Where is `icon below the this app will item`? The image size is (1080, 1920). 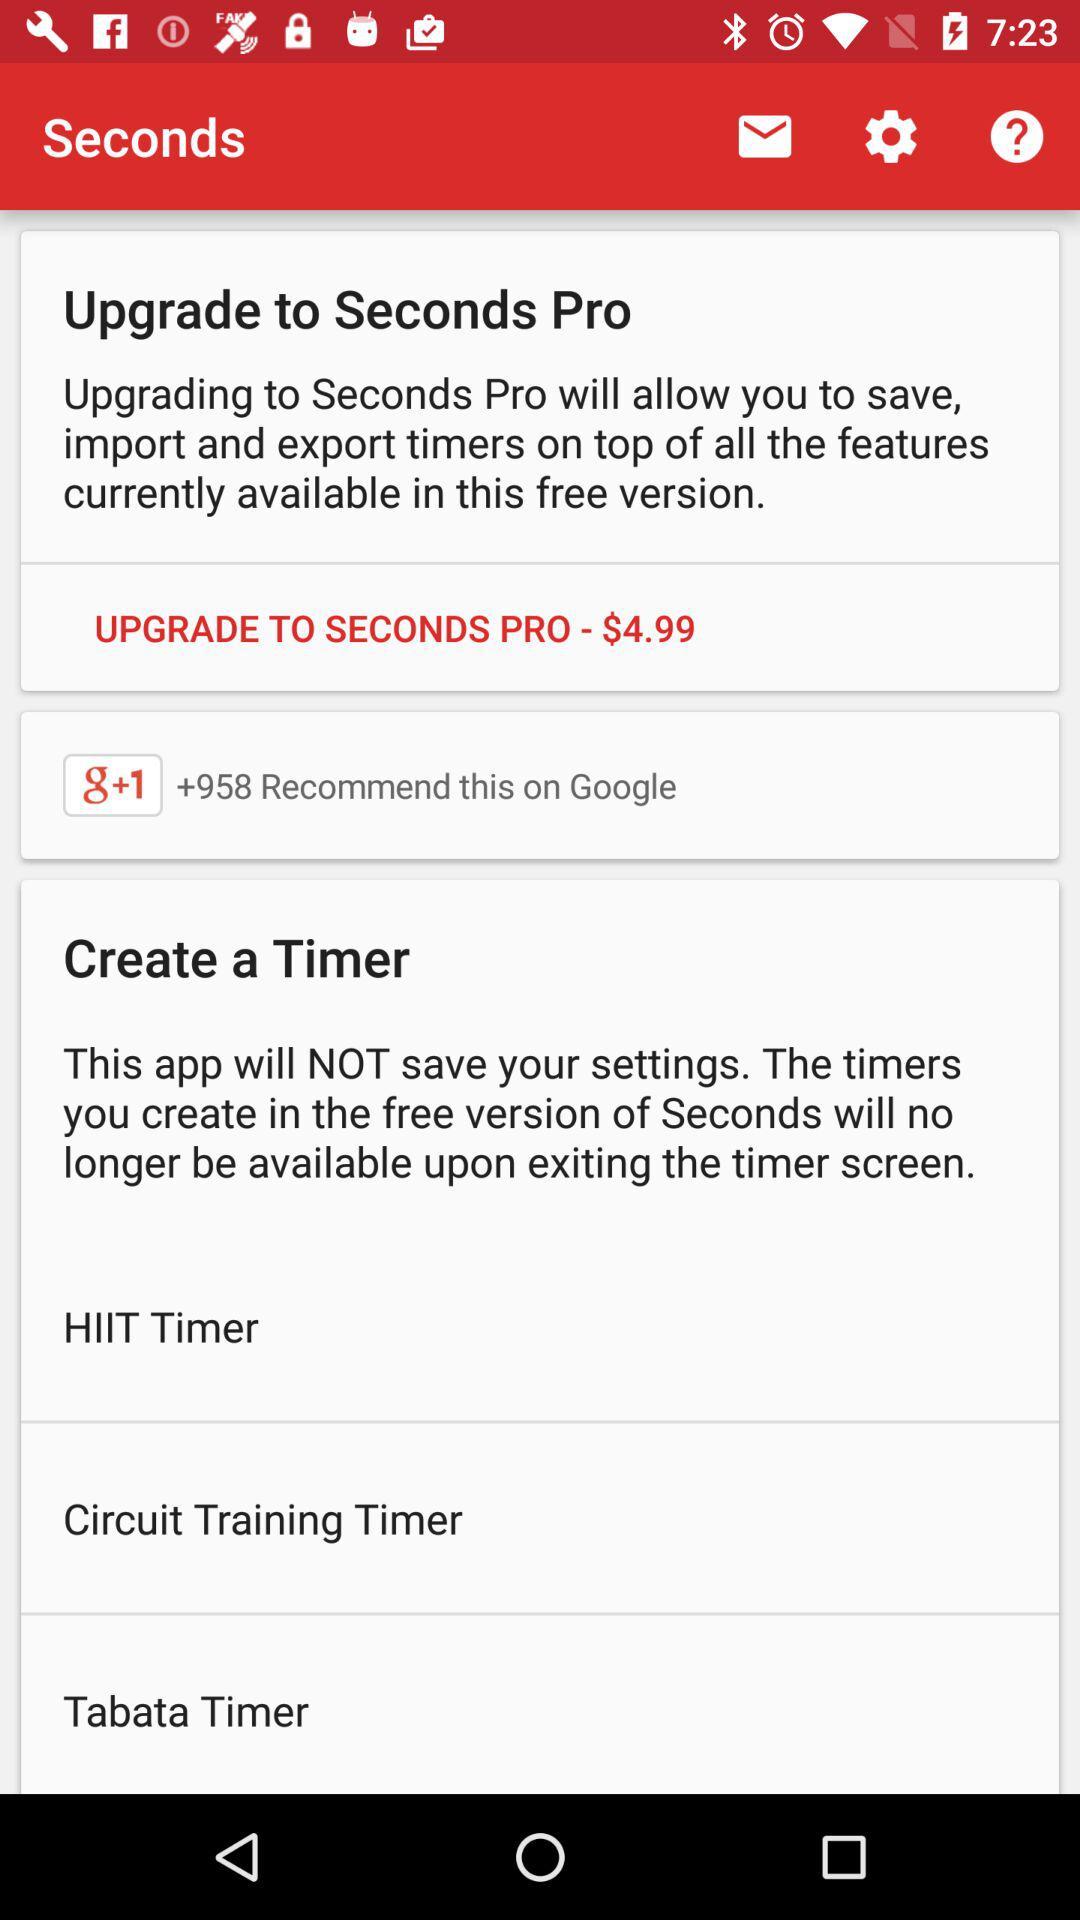
icon below the this app will item is located at coordinates (540, 1325).